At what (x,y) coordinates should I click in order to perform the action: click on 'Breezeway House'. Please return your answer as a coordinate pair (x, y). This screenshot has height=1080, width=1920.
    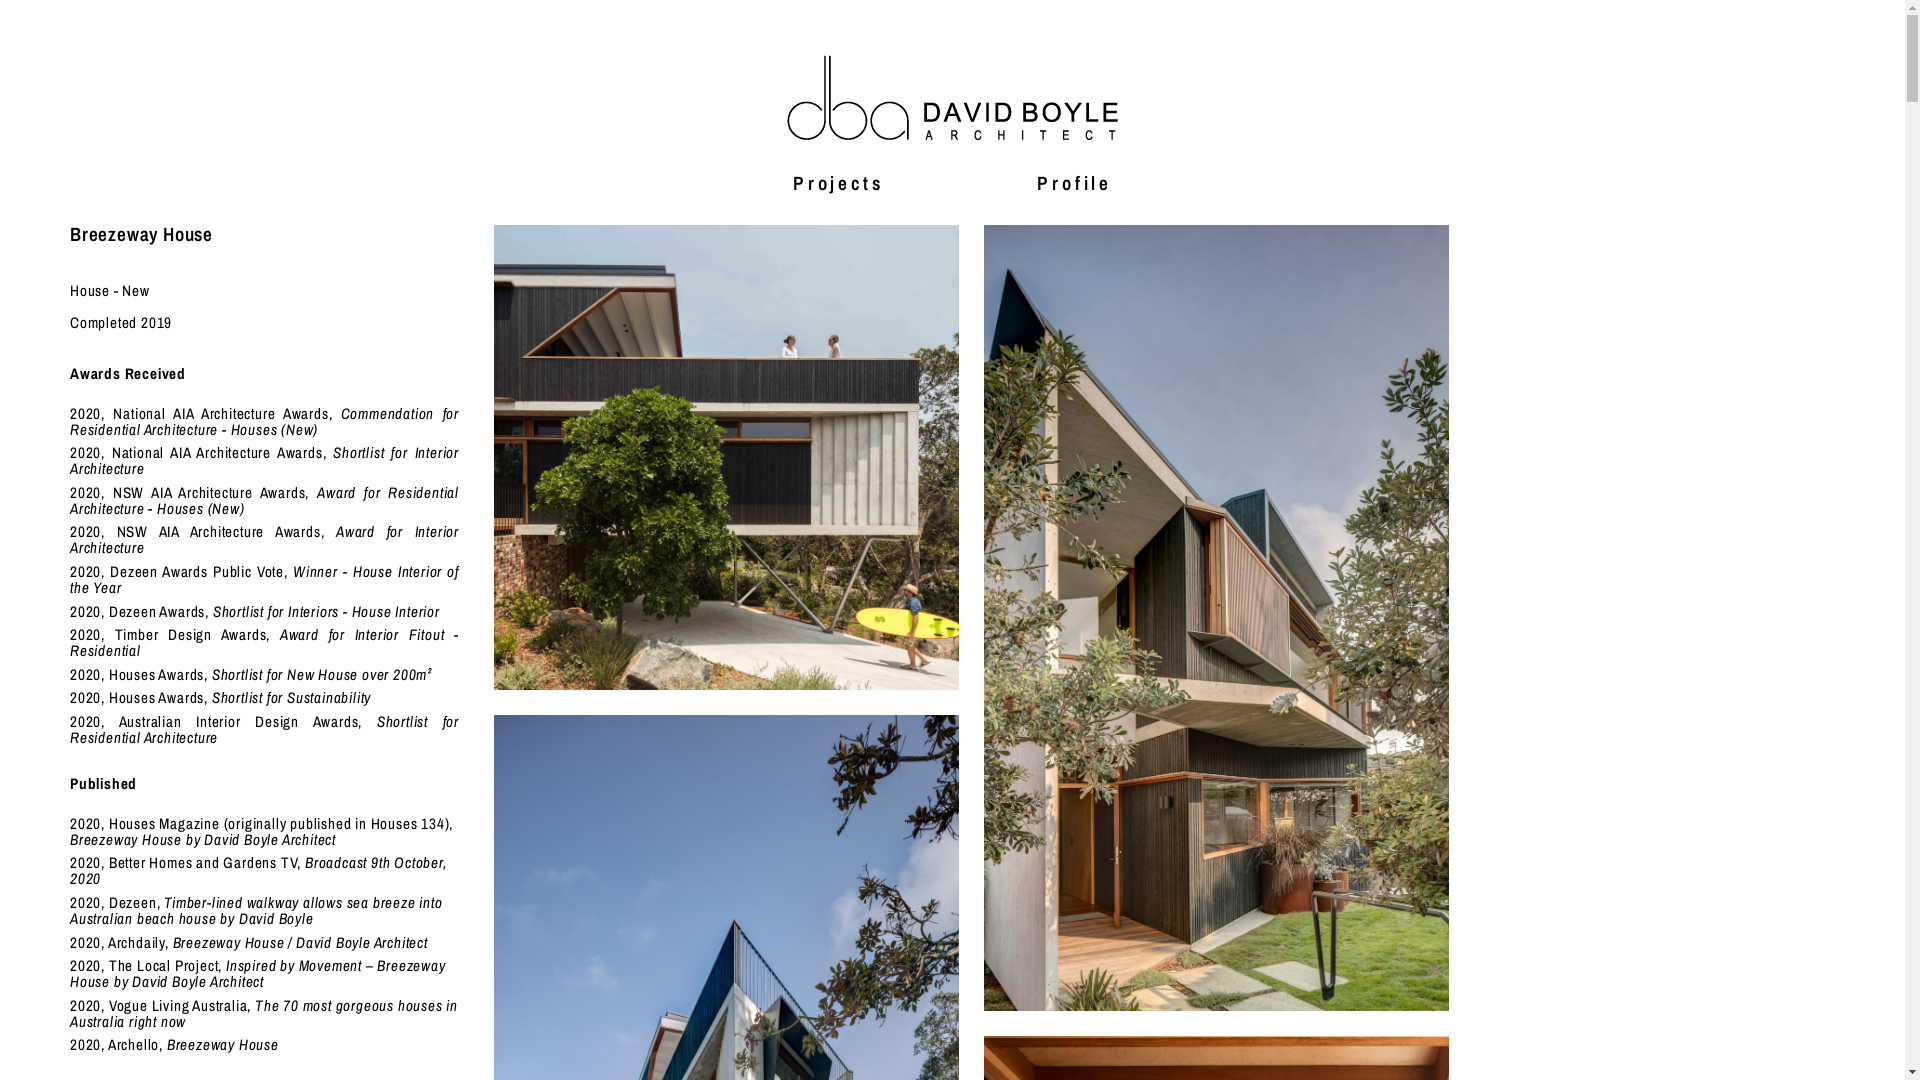
    Looking at the image, I should click on (1215, 616).